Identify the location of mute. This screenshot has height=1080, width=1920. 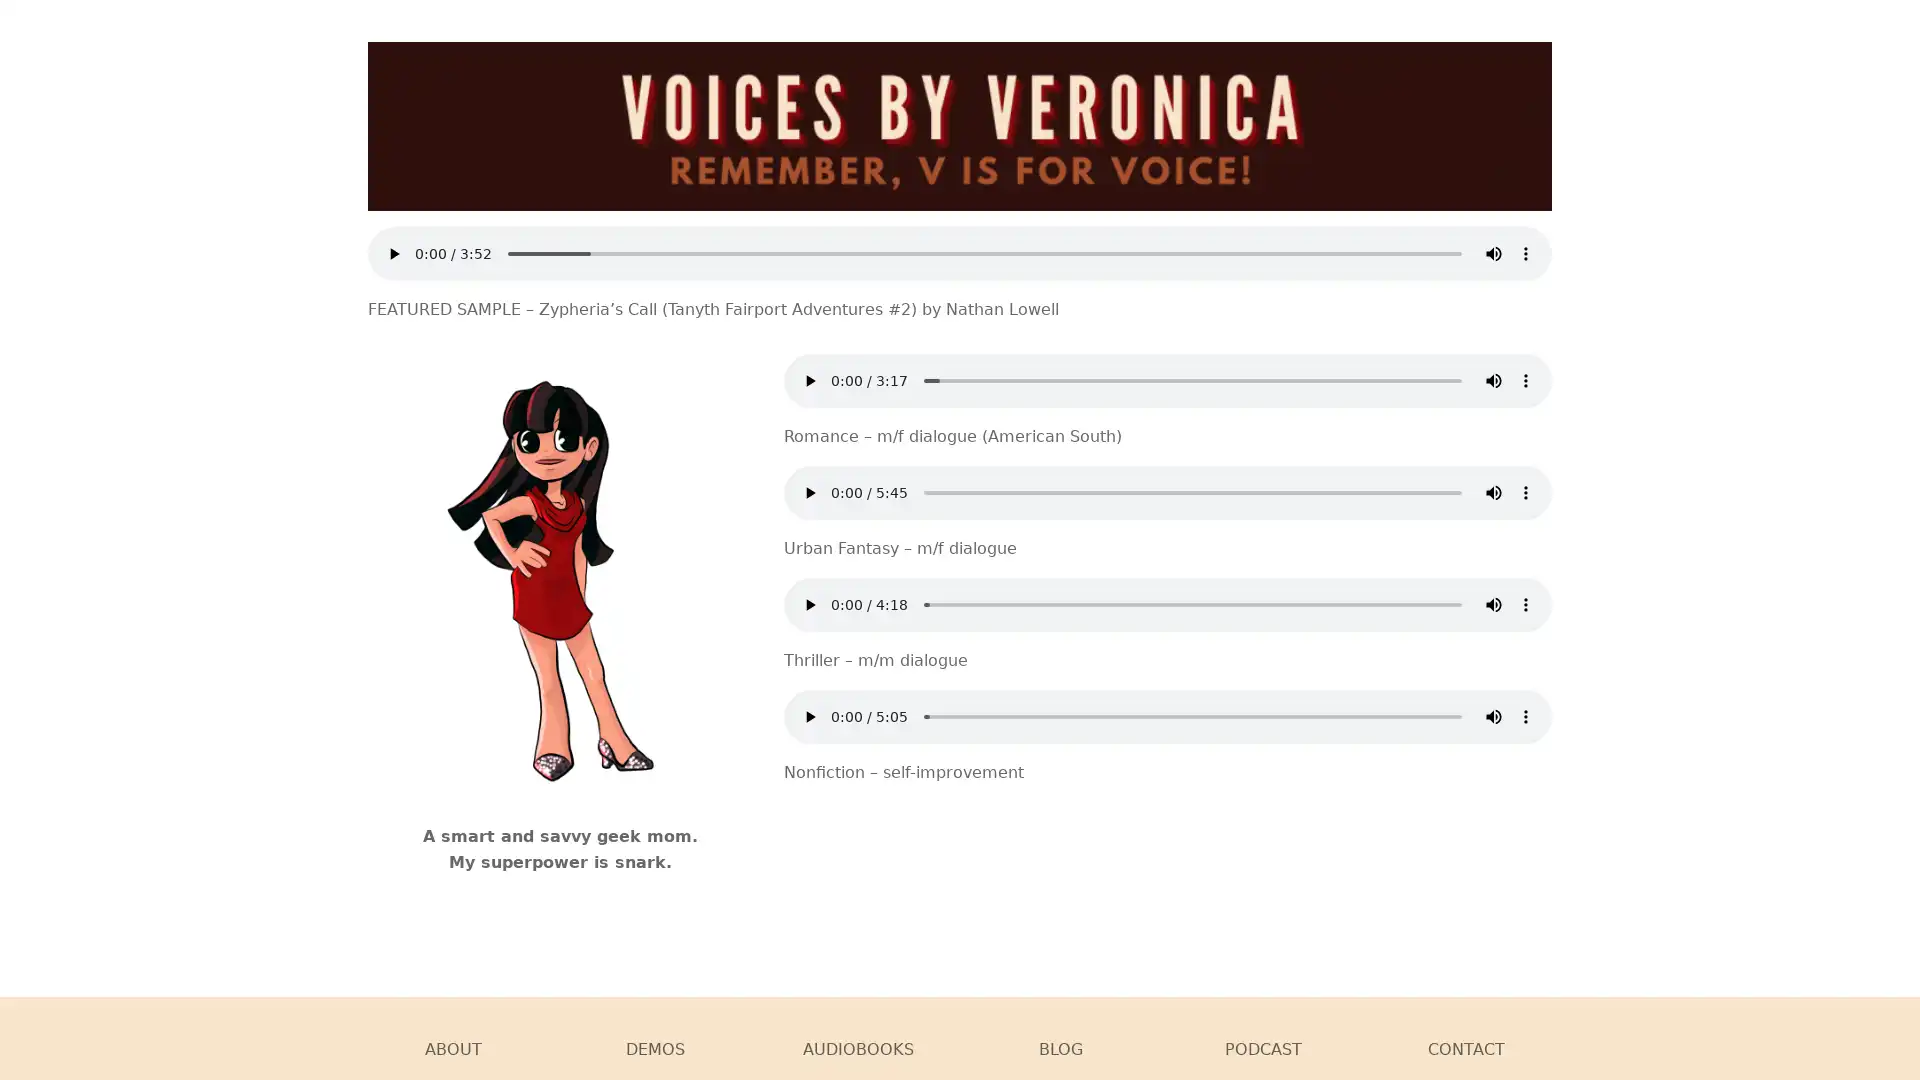
(1493, 493).